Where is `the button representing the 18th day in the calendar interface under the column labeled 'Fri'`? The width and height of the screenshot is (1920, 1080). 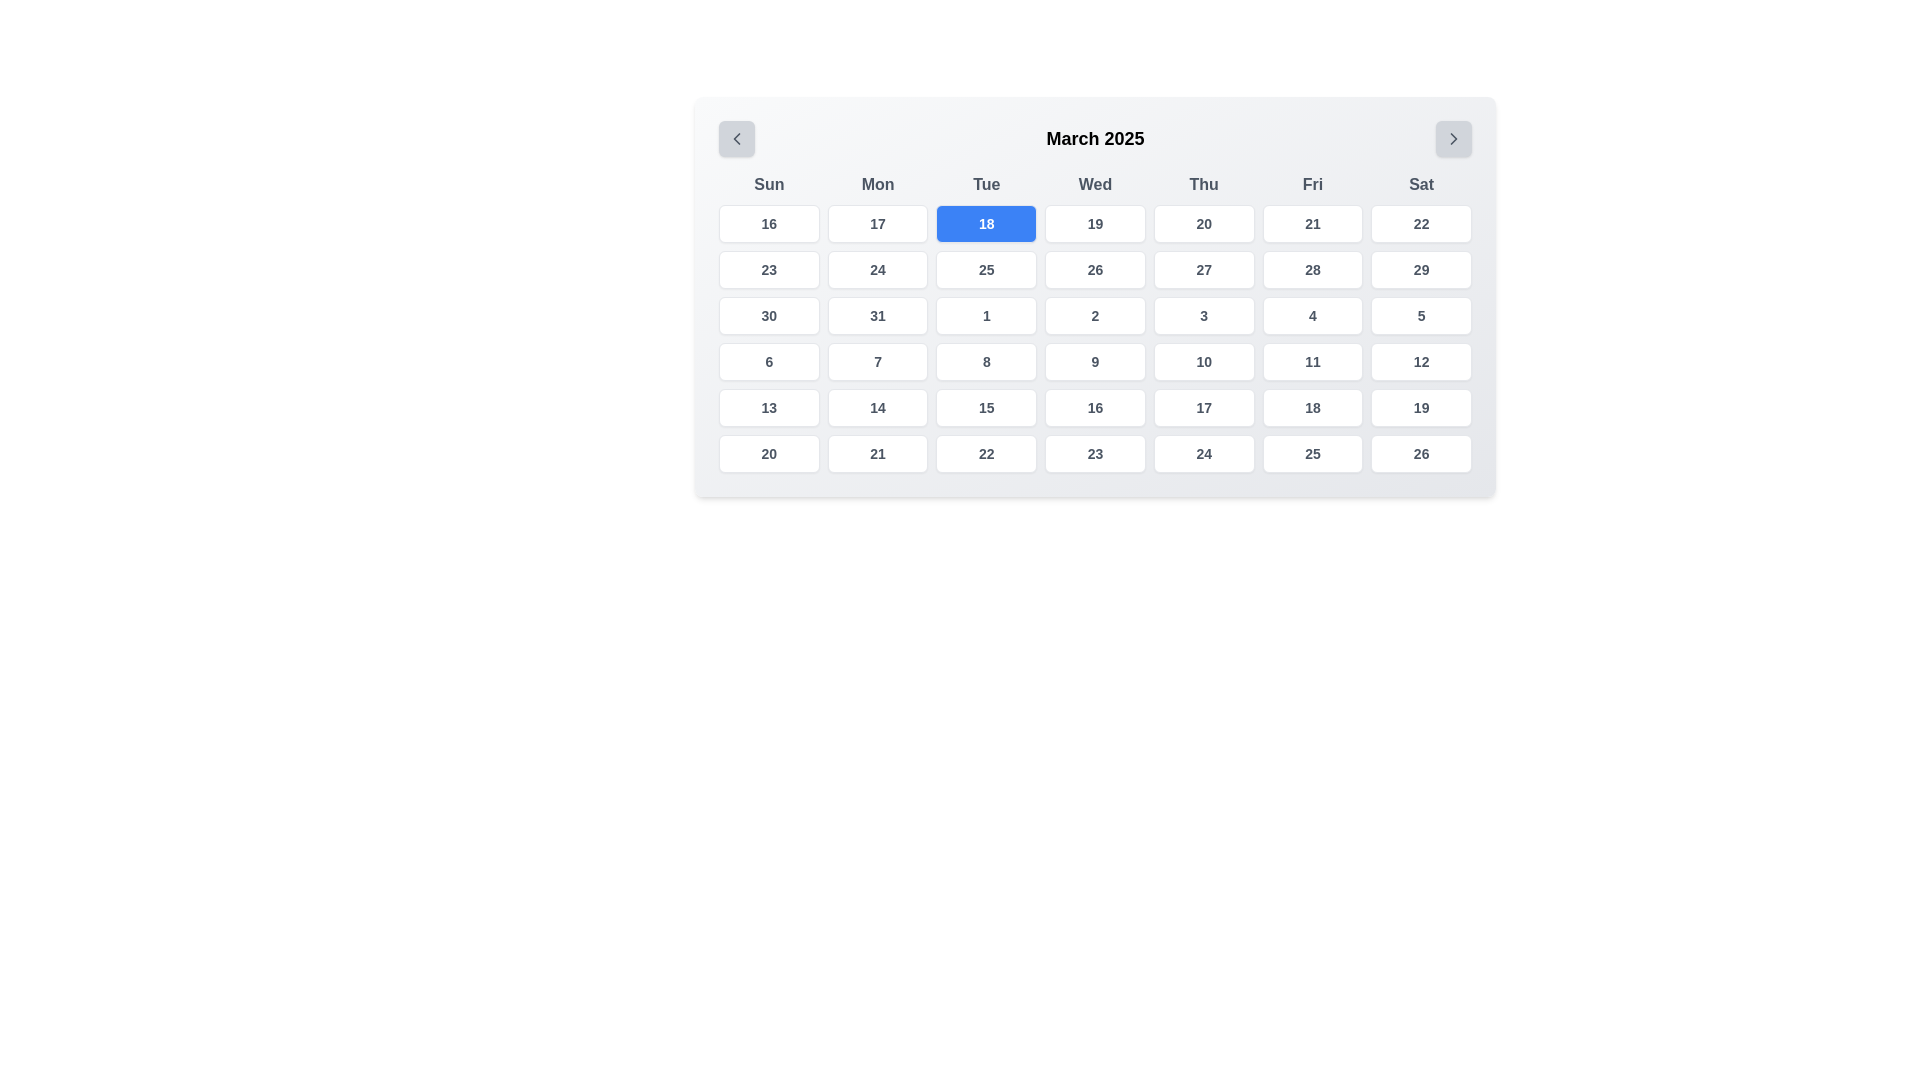
the button representing the 18th day in the calendar interface under the column labeled 'Fri' is located at coordinates (1312, 407).